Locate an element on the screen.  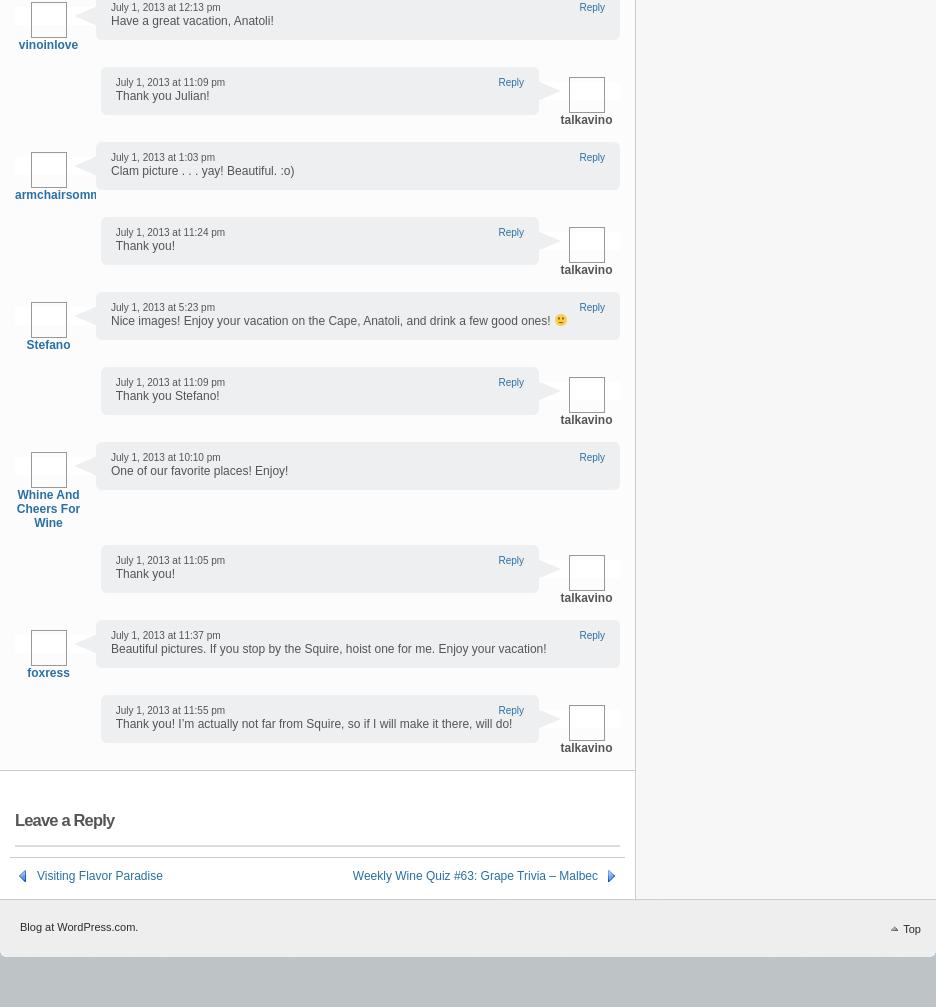
'Thank you! I’m actually not far from Squire, so if I will make it there, will do!' is located at coordinates (312, 722).